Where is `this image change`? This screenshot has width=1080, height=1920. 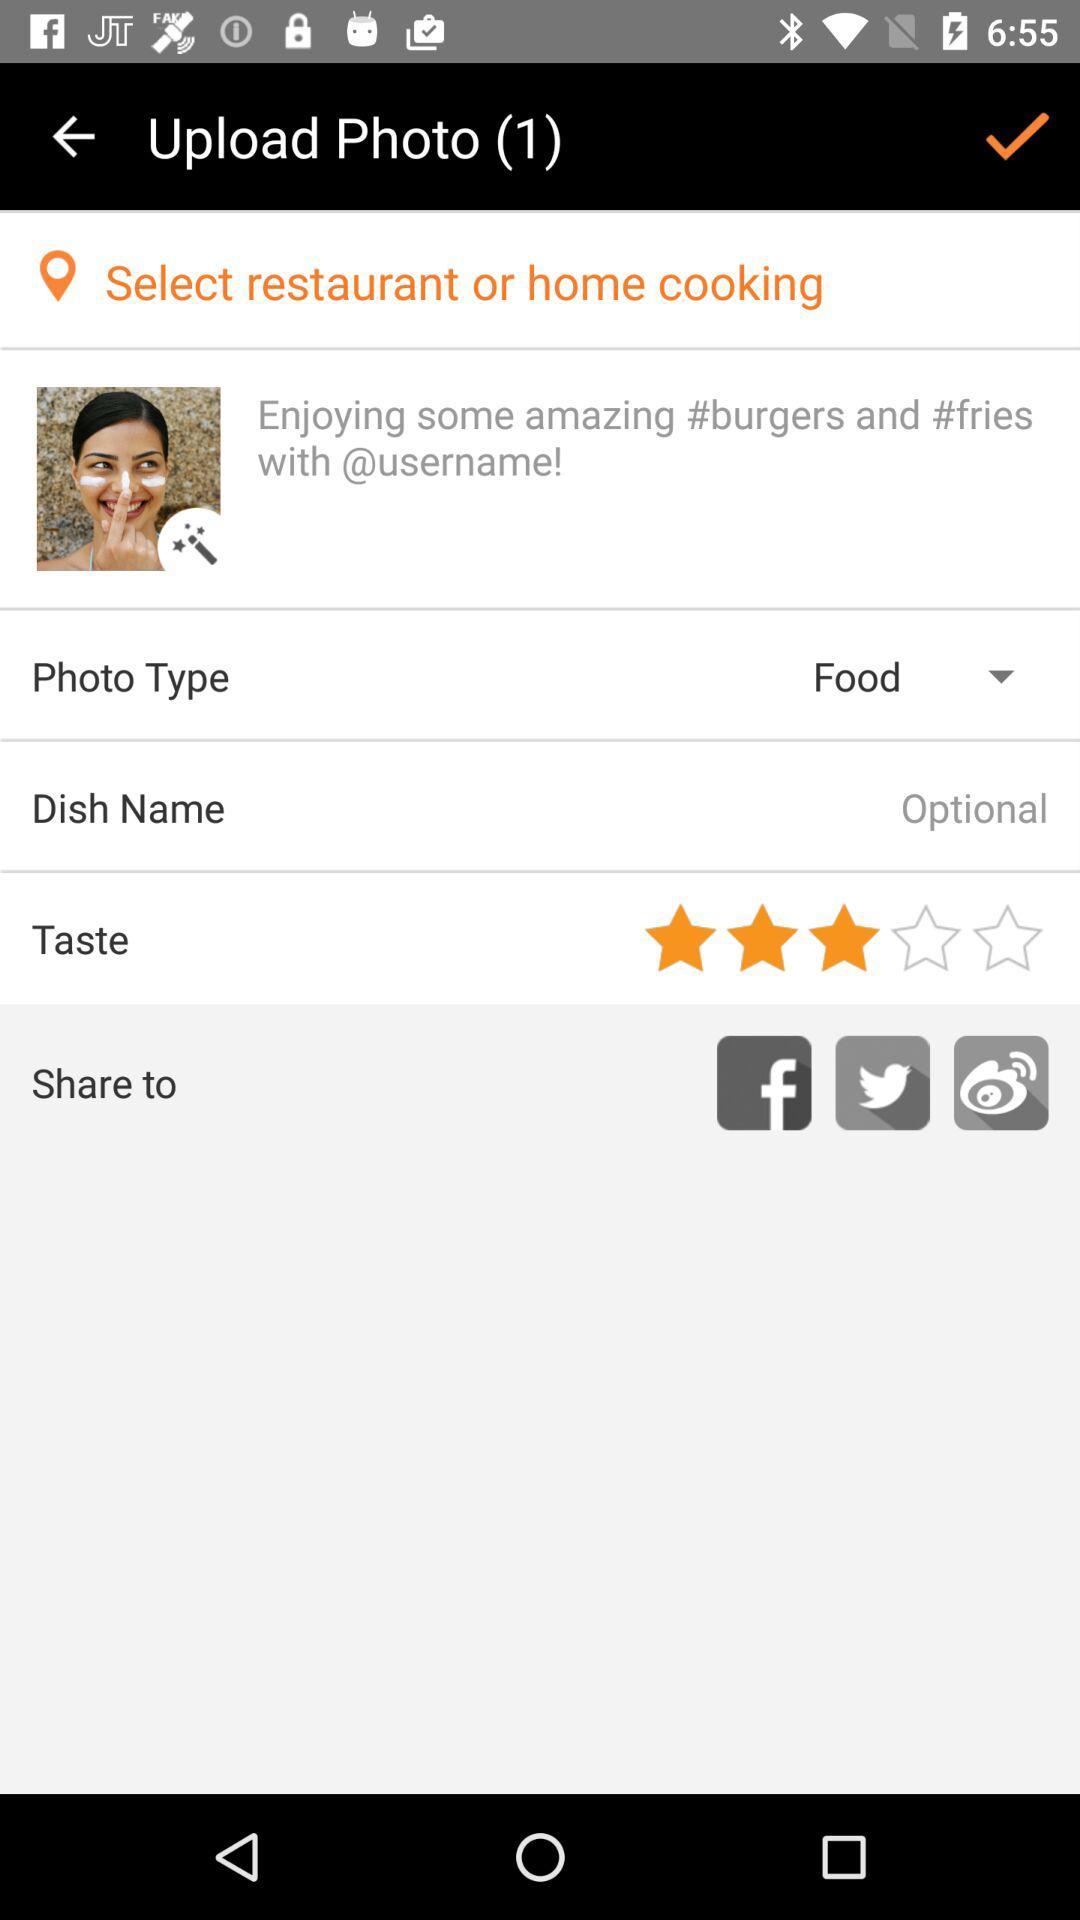
this image change is located at coordinates (128, 477).